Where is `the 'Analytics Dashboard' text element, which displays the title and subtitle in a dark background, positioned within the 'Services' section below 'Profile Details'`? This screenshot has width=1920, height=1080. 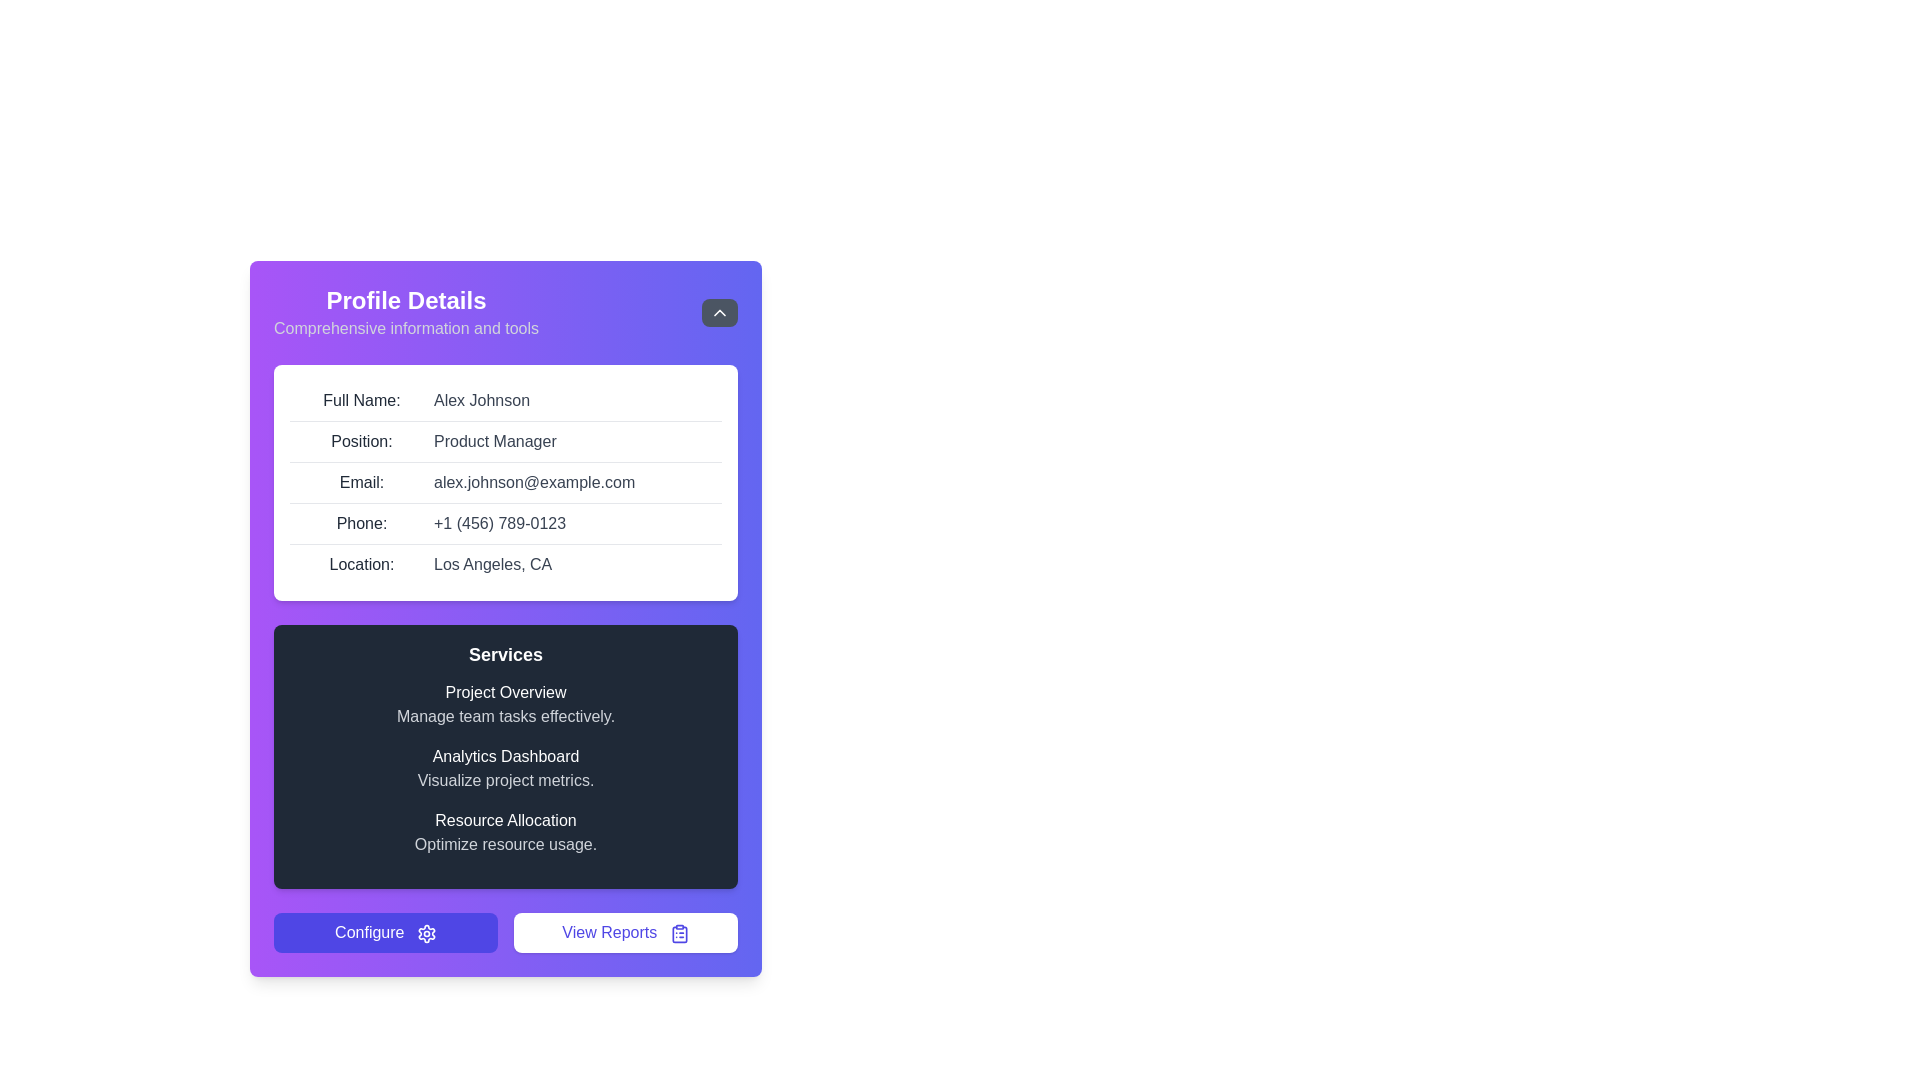 the 'Analytics Dashboard' text element, which displays the title and subtitle in a dark background, positioned within the 'Services' section below 'Profile Details' is located at coordinates (505, 767).